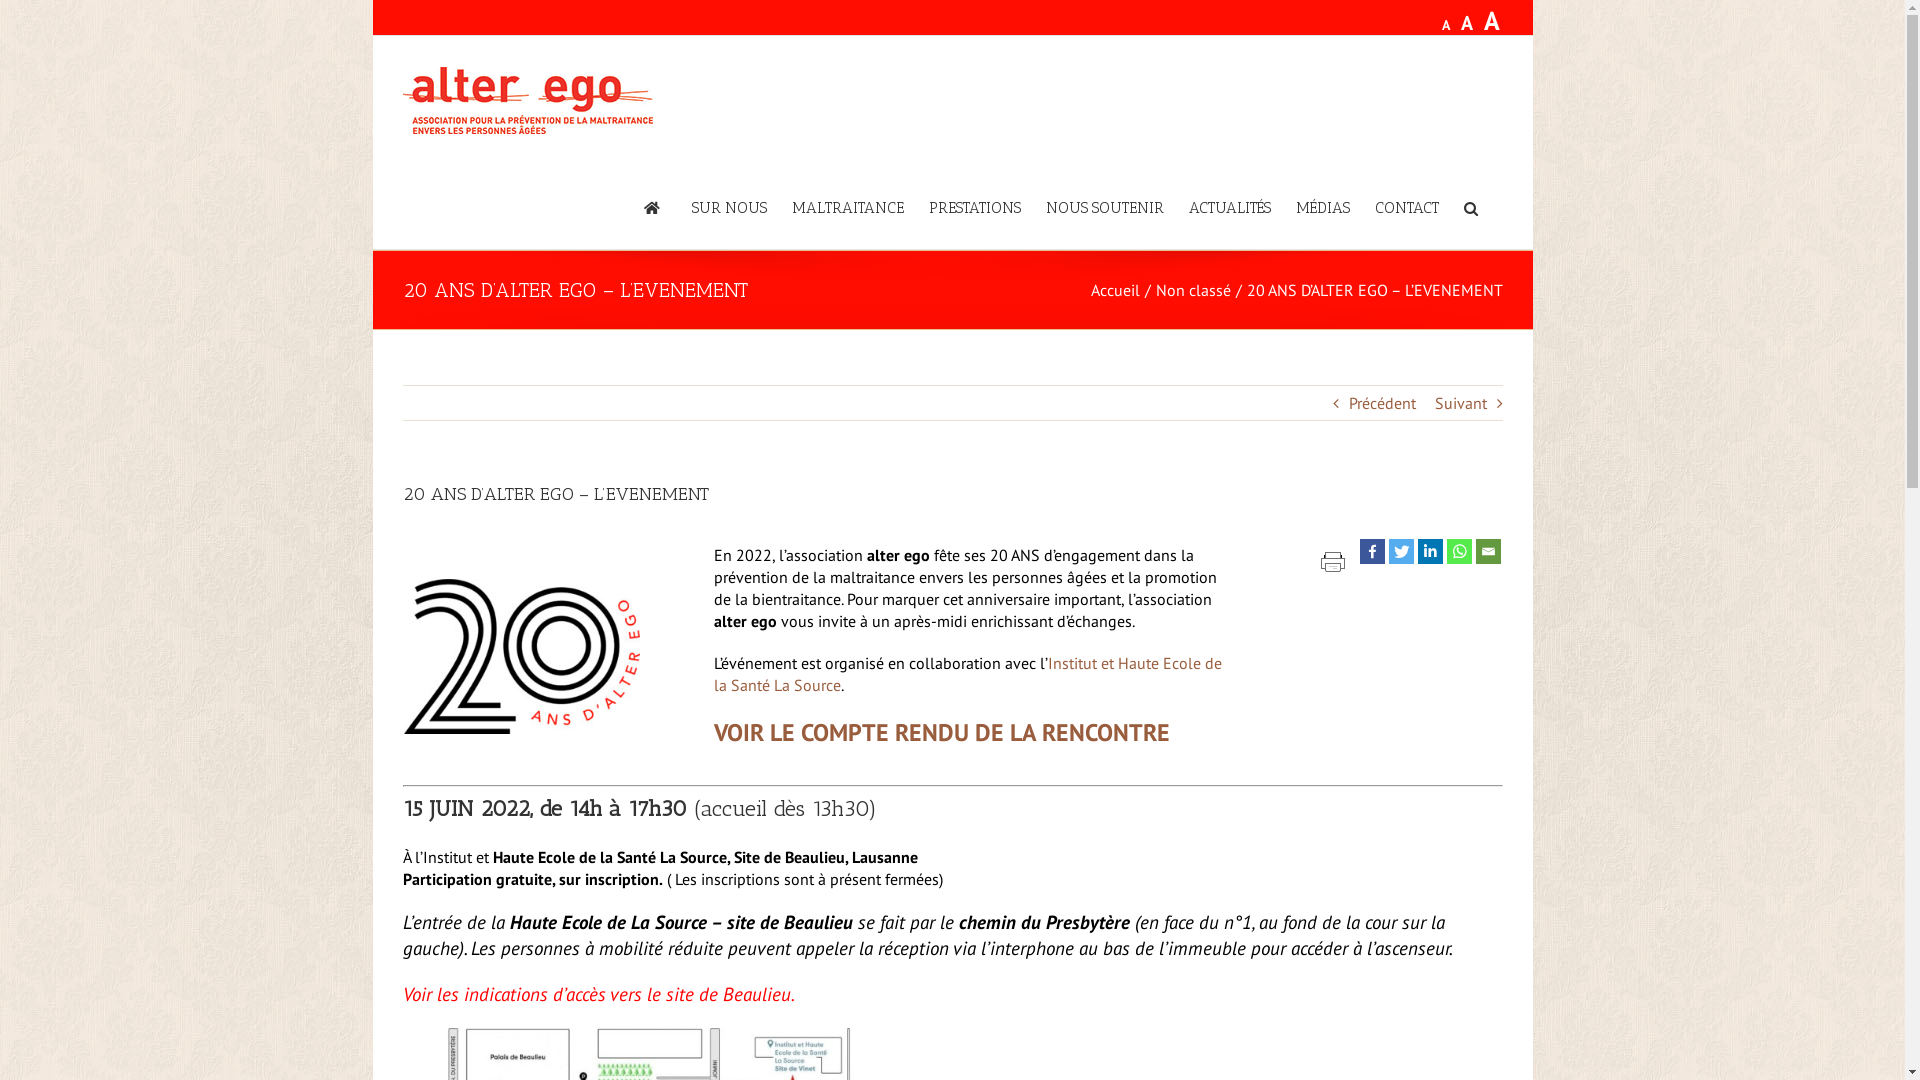  What do you see at coordinates (1444, 24) in the screenshot?
I see `'A` at bounding box center [1444, 24].